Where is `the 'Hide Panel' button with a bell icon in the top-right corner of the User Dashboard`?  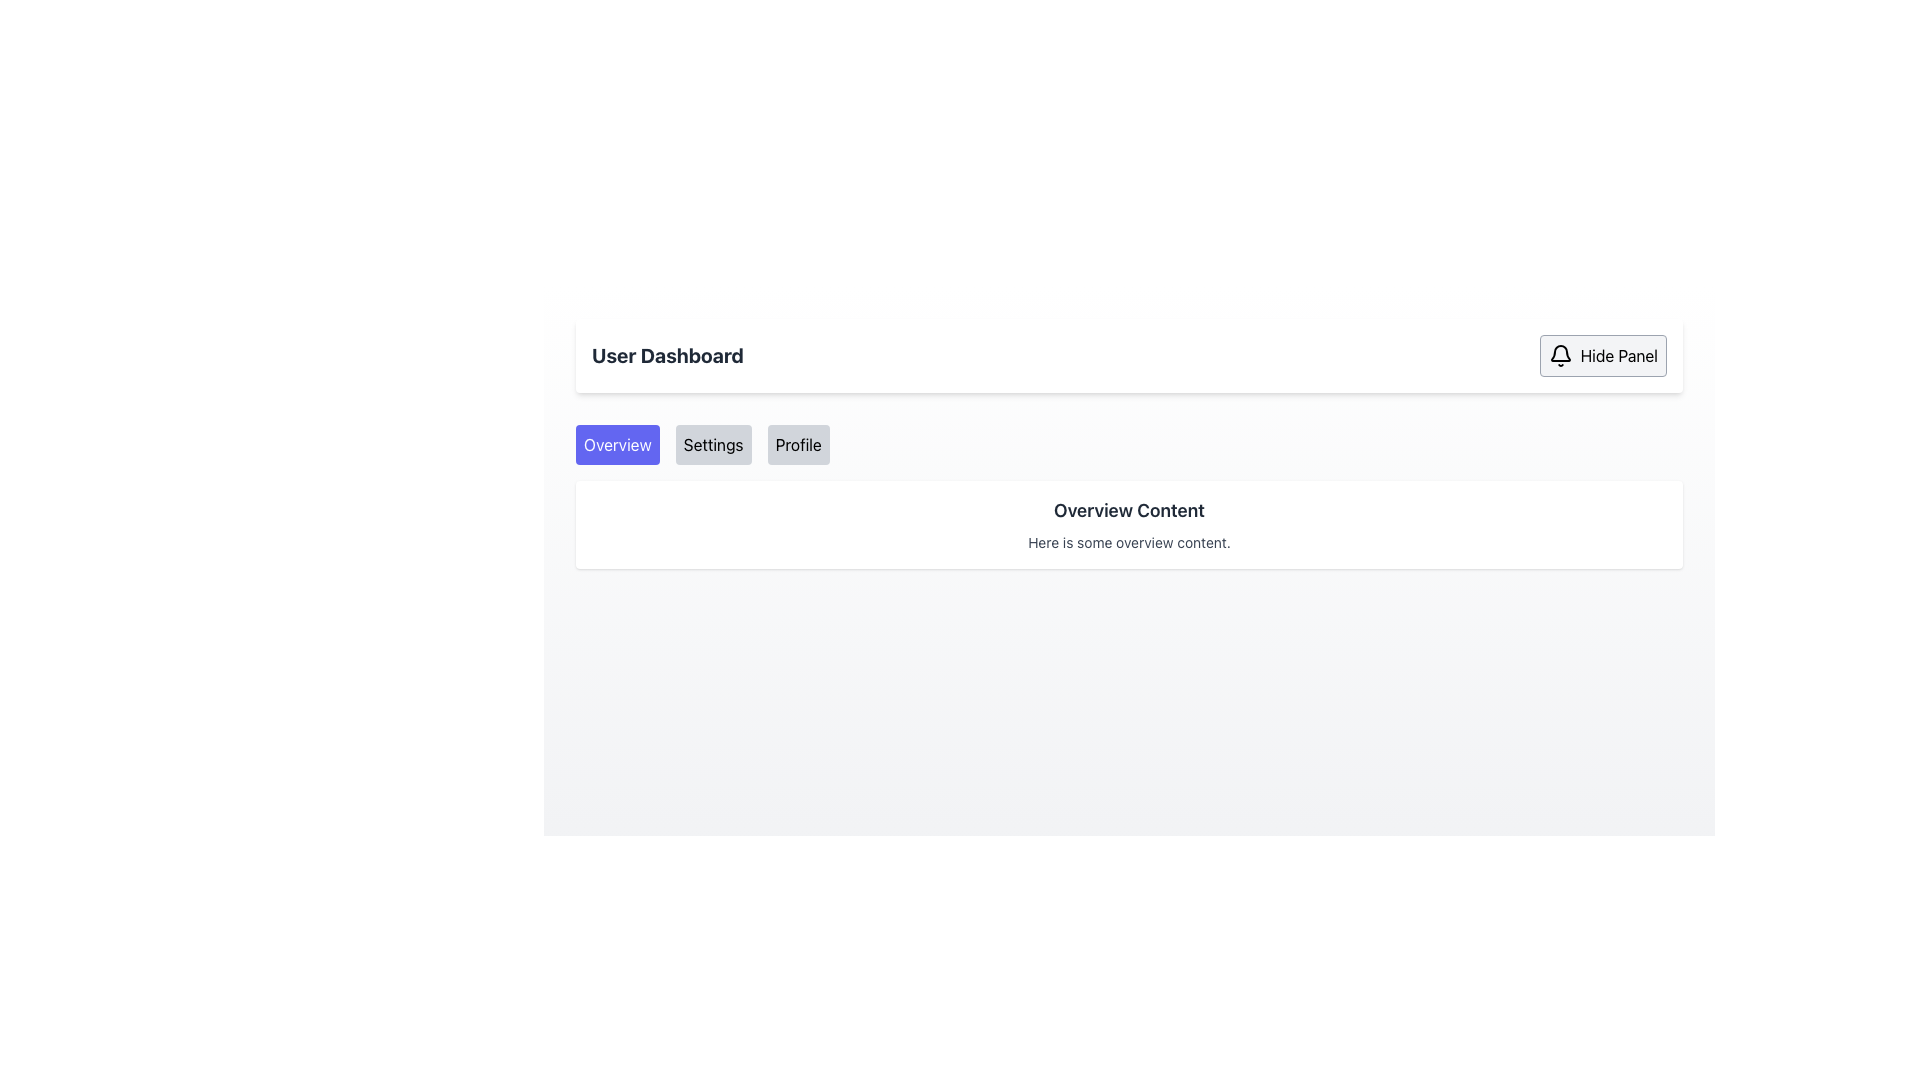 the 'Hide Panel' button with a bell icon in the top-right corner of the User Dashboard is located at coordinates (1603, 354).